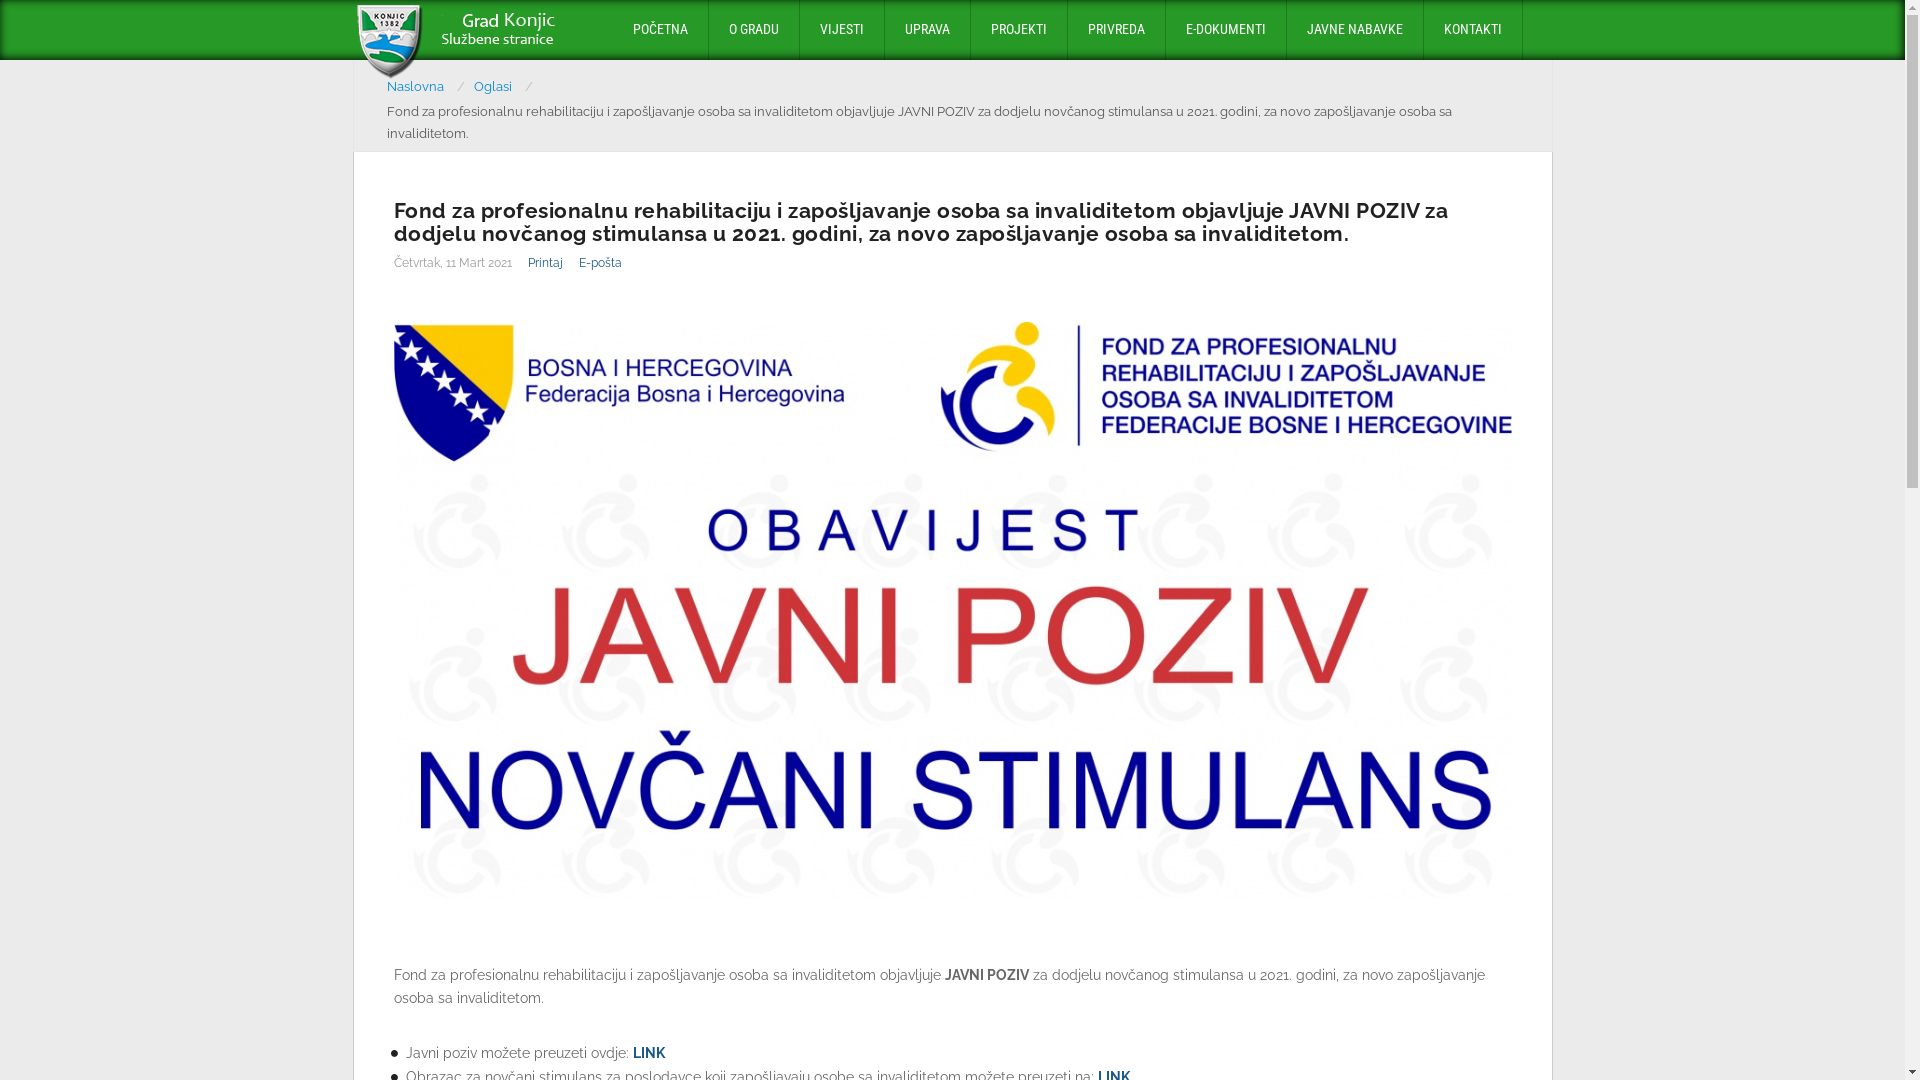  Describe the element at coordinates (545, 261) in the screenshot. I see `'Printaj'` at that location.